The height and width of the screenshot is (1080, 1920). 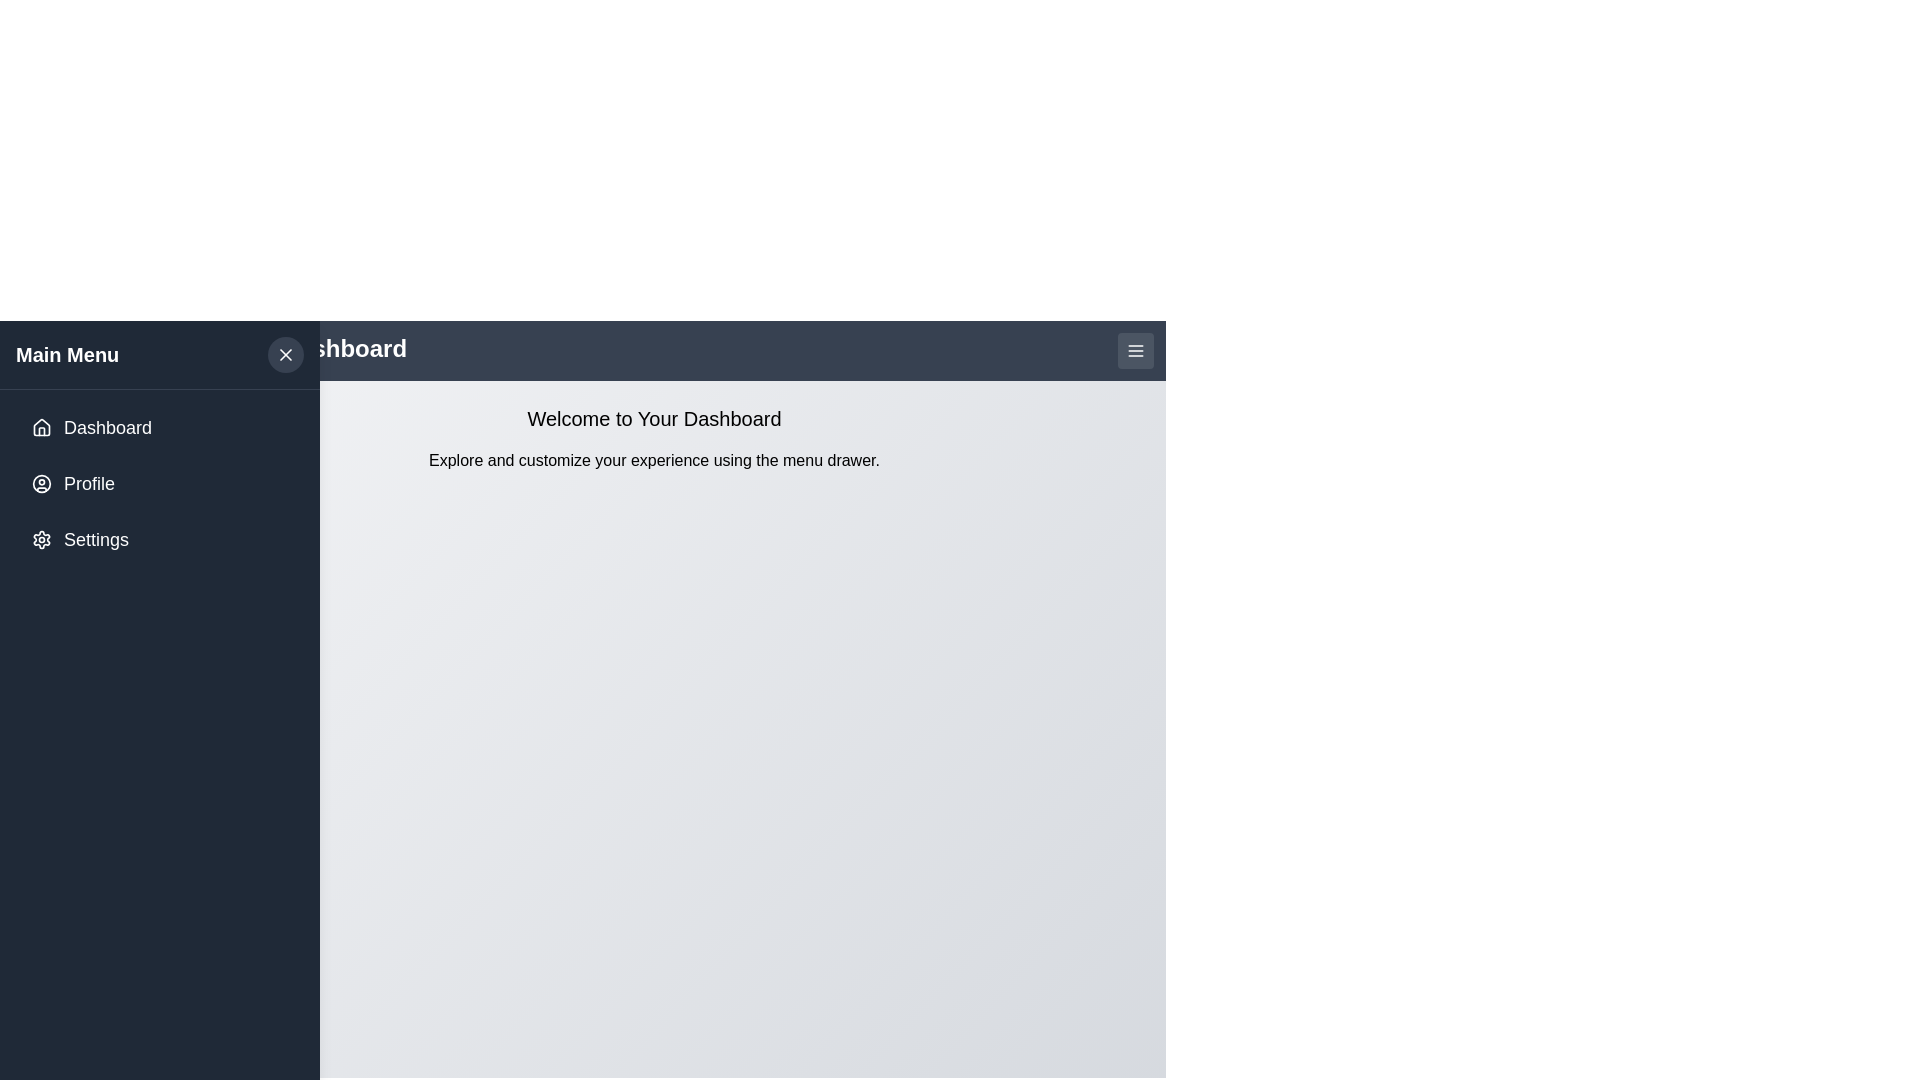 What do you see at coordinates (285, 353) in the screenshot?
I see `the diagonal cross ('X') icon located at the top left corner of the interface inside the sidebar header section, which serves as a close or cancel symbol` at bounding box center [285, 353].